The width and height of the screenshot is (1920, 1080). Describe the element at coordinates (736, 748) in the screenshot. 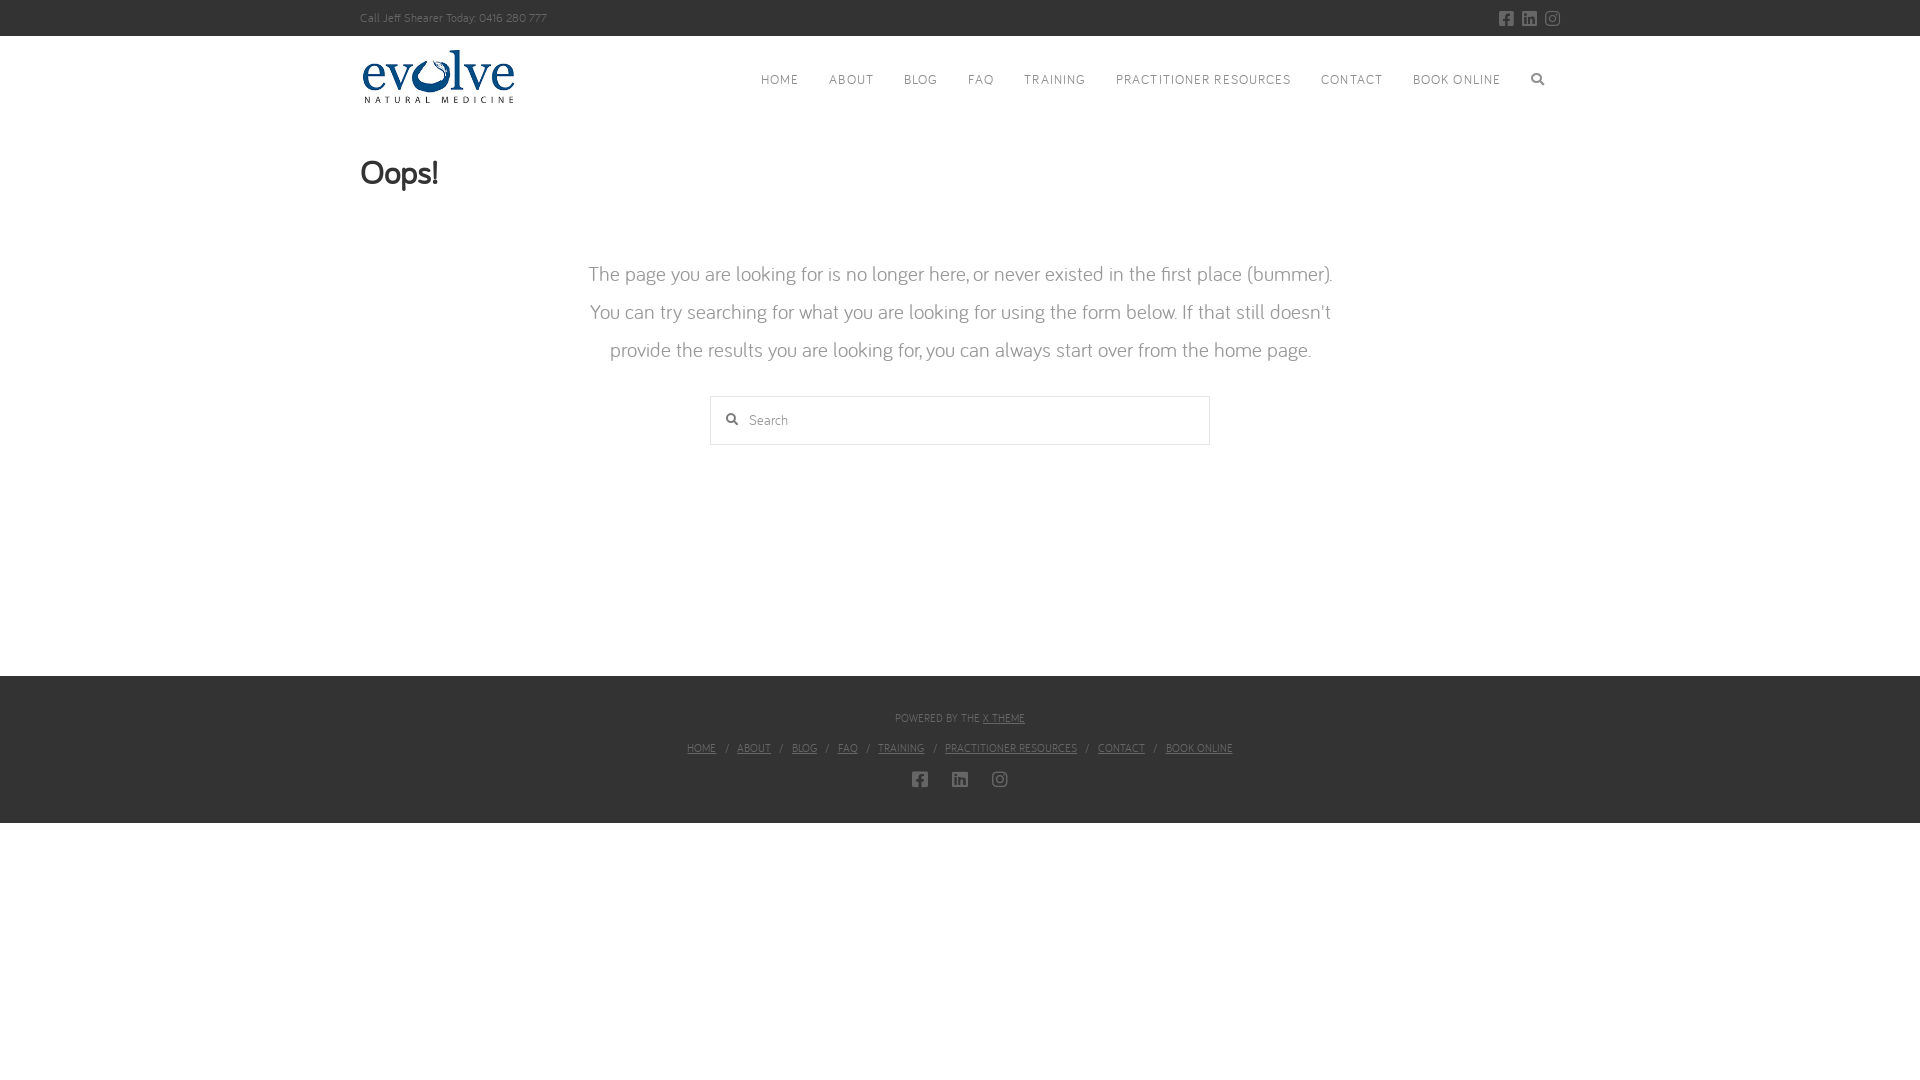

I see `'ABOUT'` at that location.